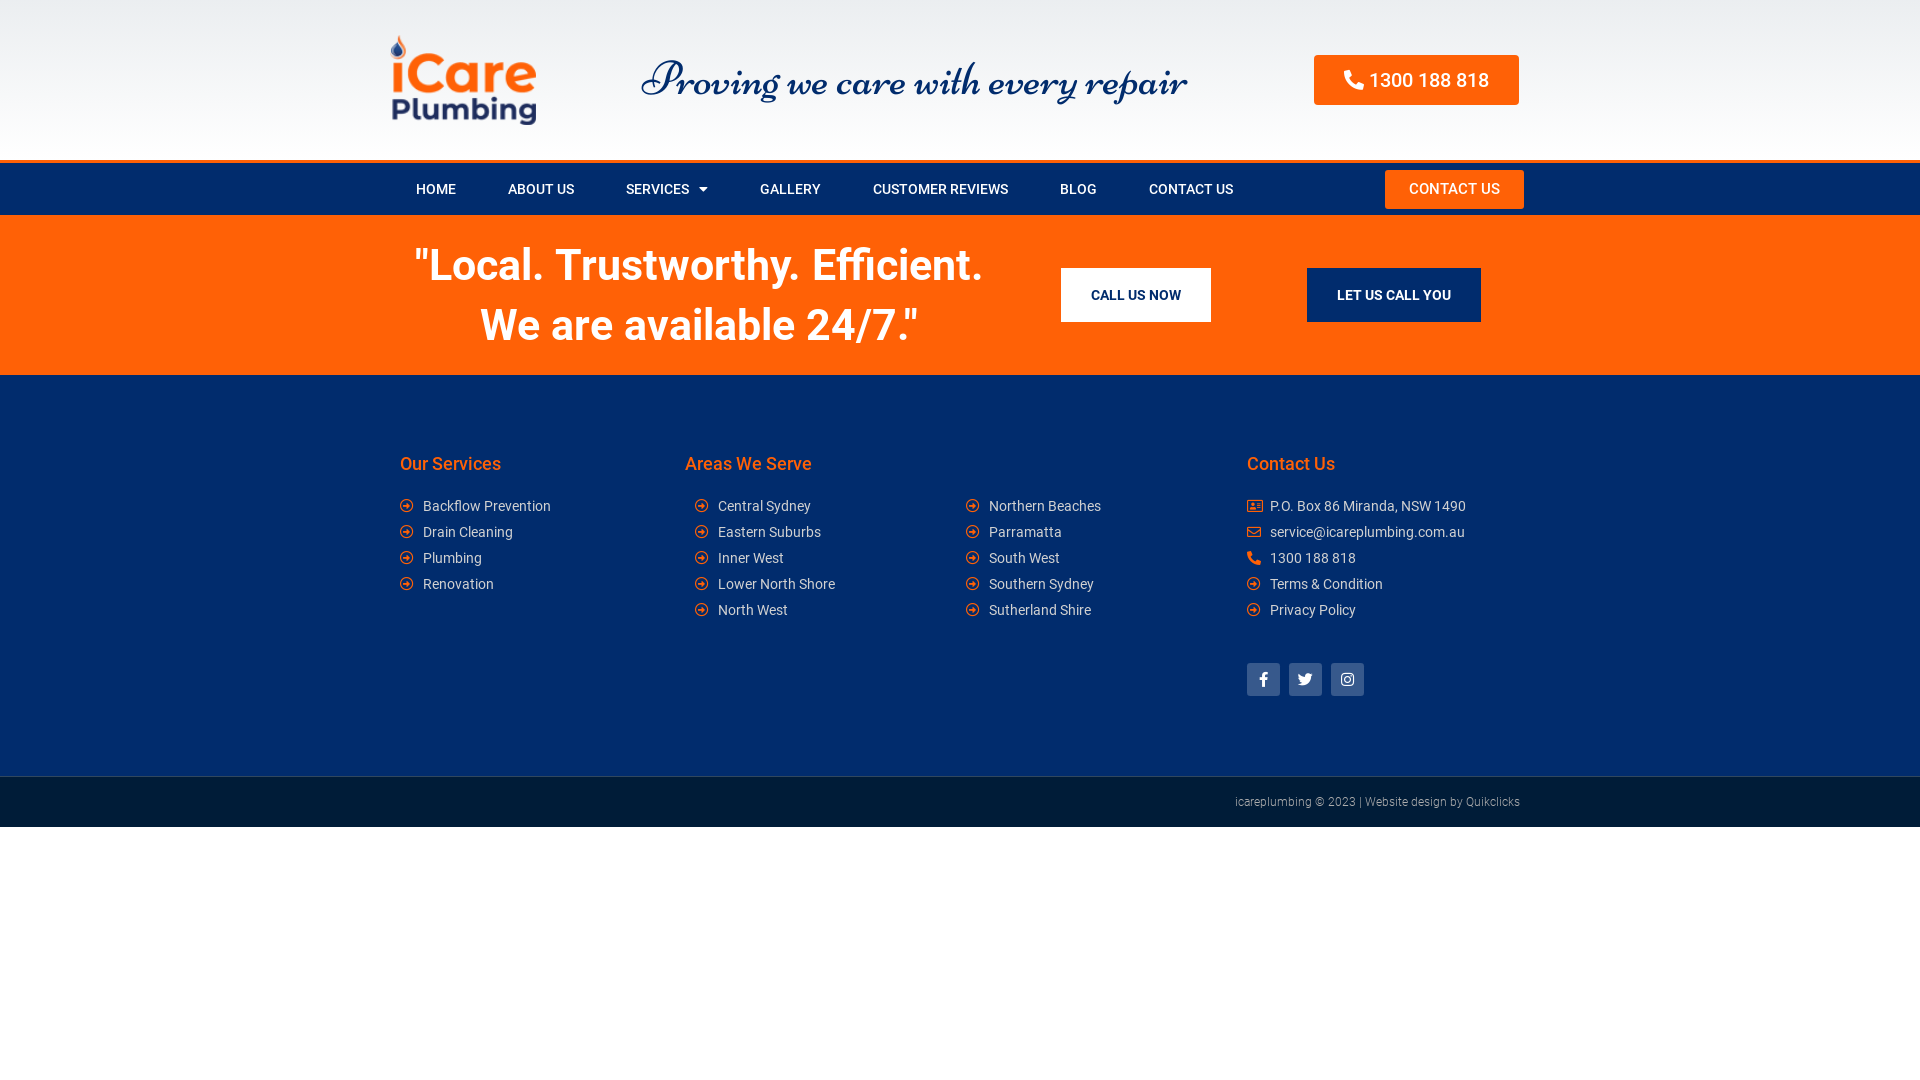  What do you see at coordinates (1090, 531) in the screenshot?
I see `'Parramatta'` at bounding box center [1090, 531].